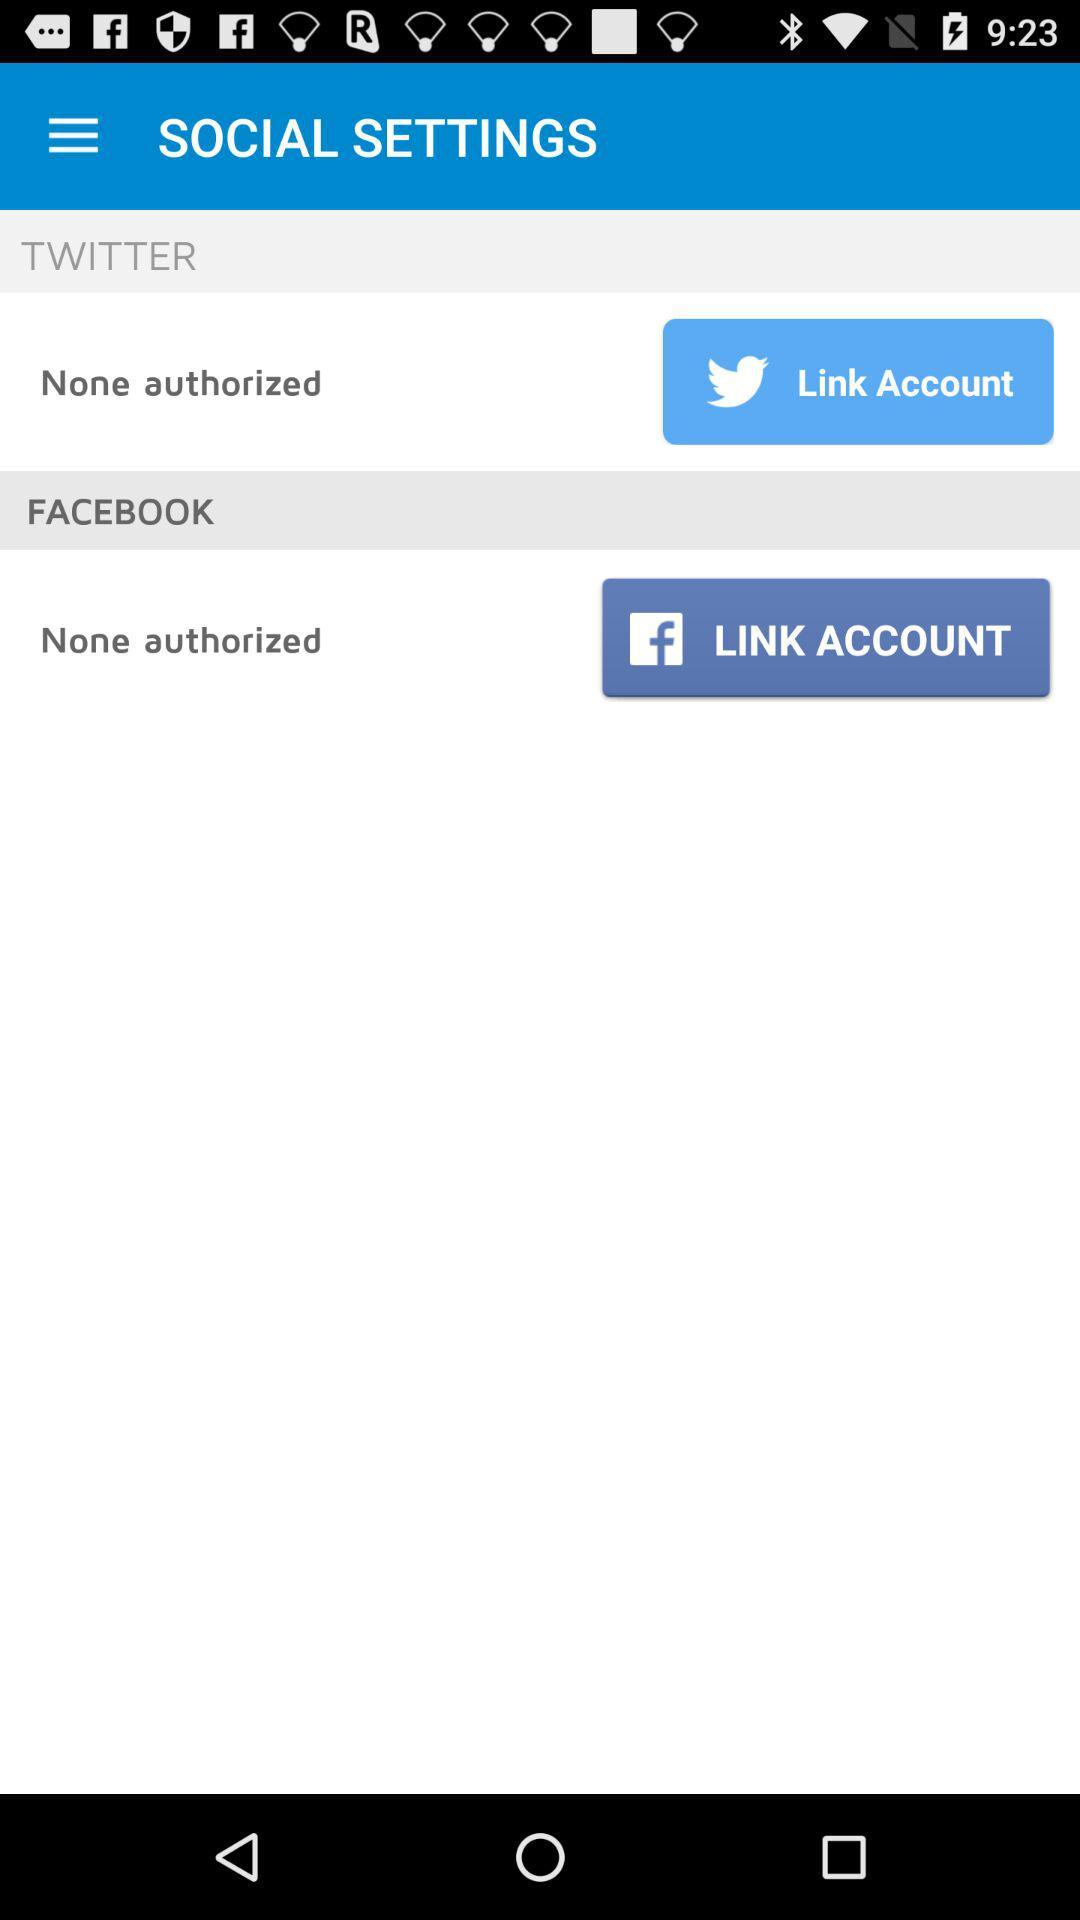 This screenshot has width=1080, height=1920. I want to click on the icon to the left of the social settings icon, so click(72, 135).